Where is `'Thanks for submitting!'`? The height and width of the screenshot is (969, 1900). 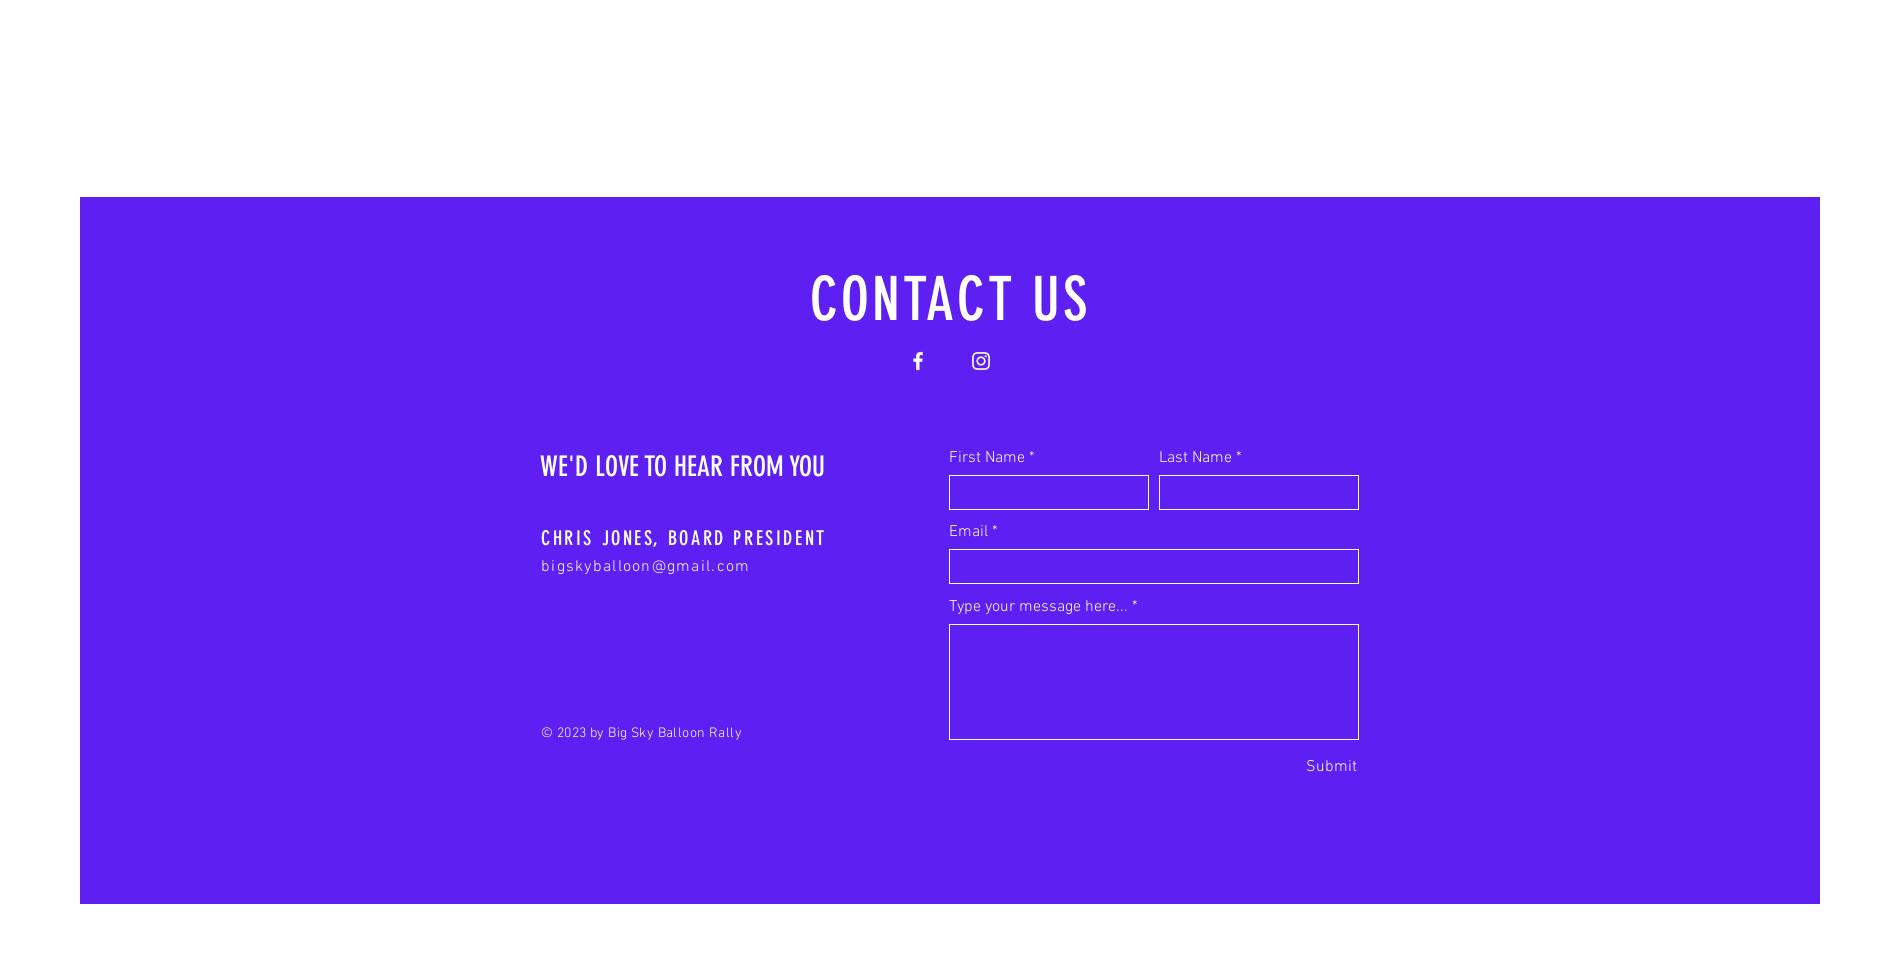 'Thanks for submitting!' is located at coordinates (1291, 793).